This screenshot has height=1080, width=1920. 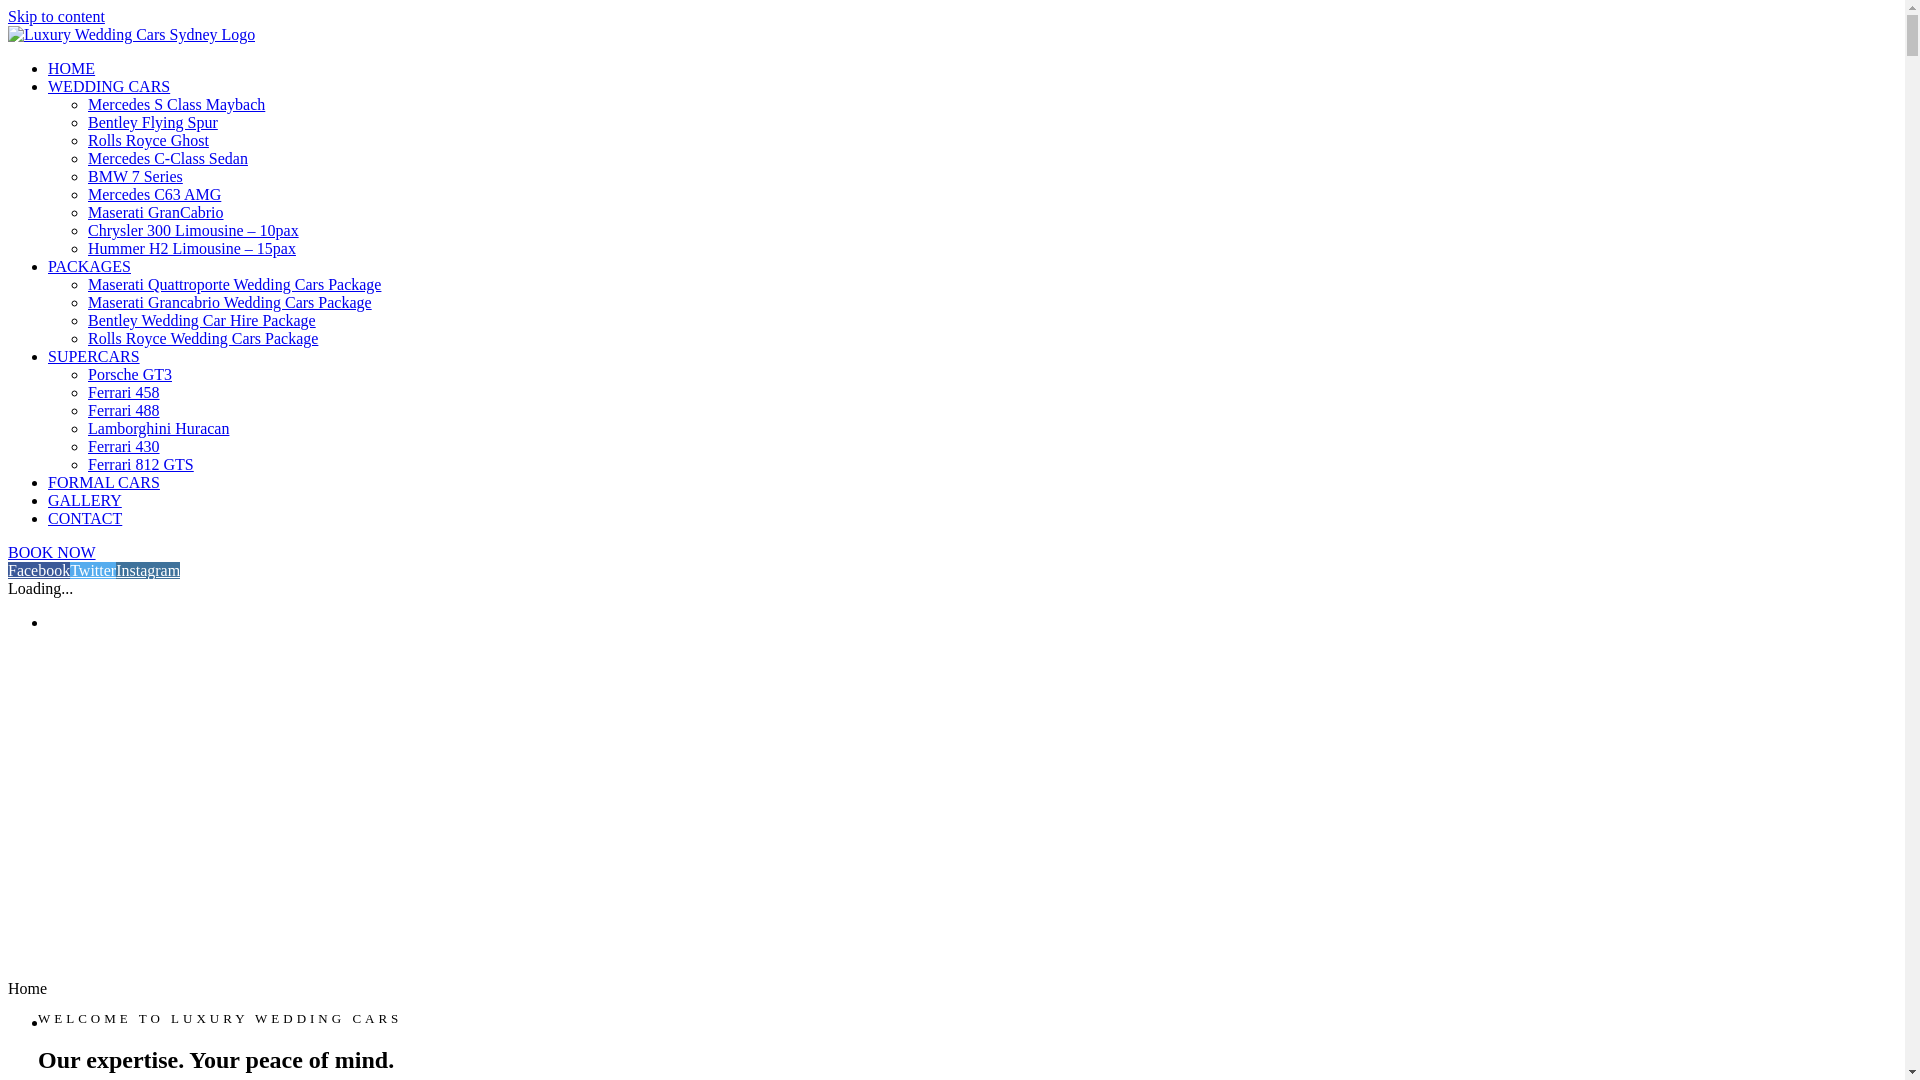 What do you see at coordinates (86, 122) in the screenshot?
I see `'Bentley Flying Spur'` at bounding box center [86, 122].